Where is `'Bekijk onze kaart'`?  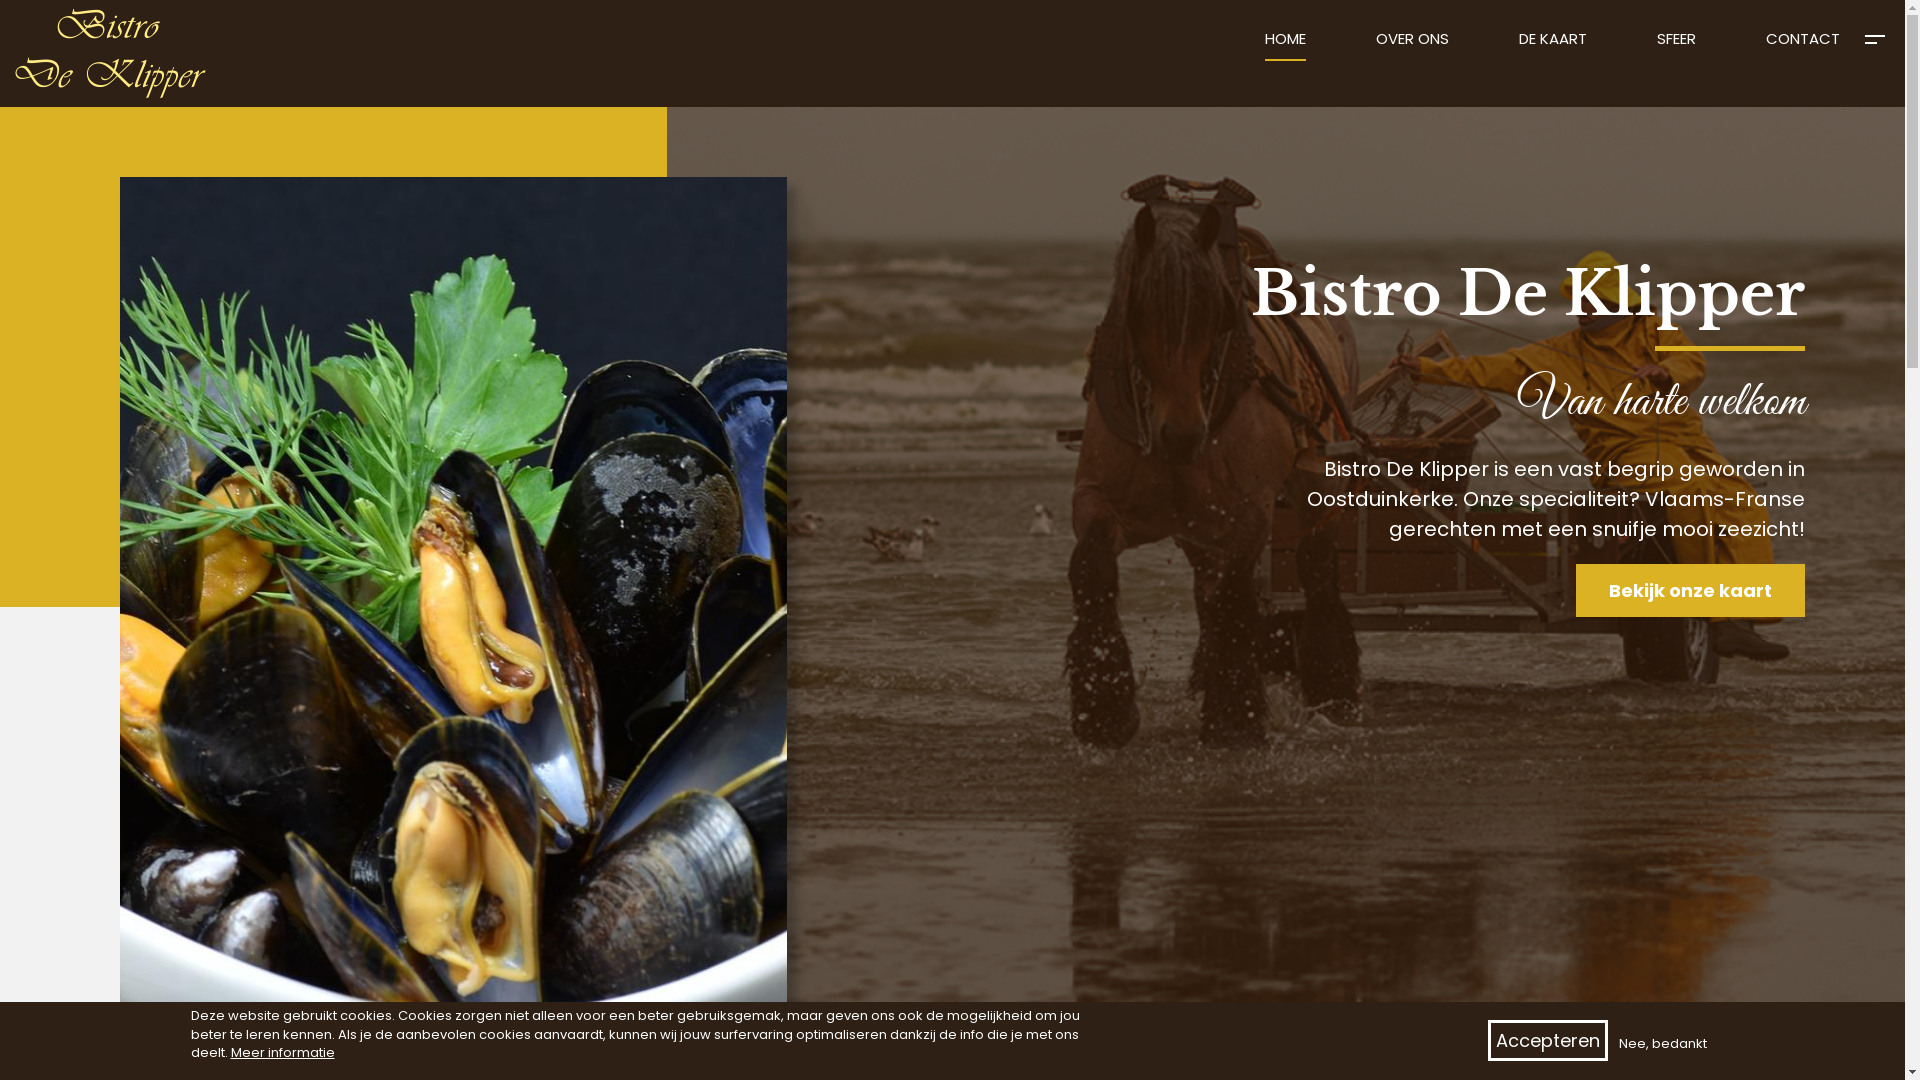 'Bekijk onze kaart' is located at coordinates (1689, 589).